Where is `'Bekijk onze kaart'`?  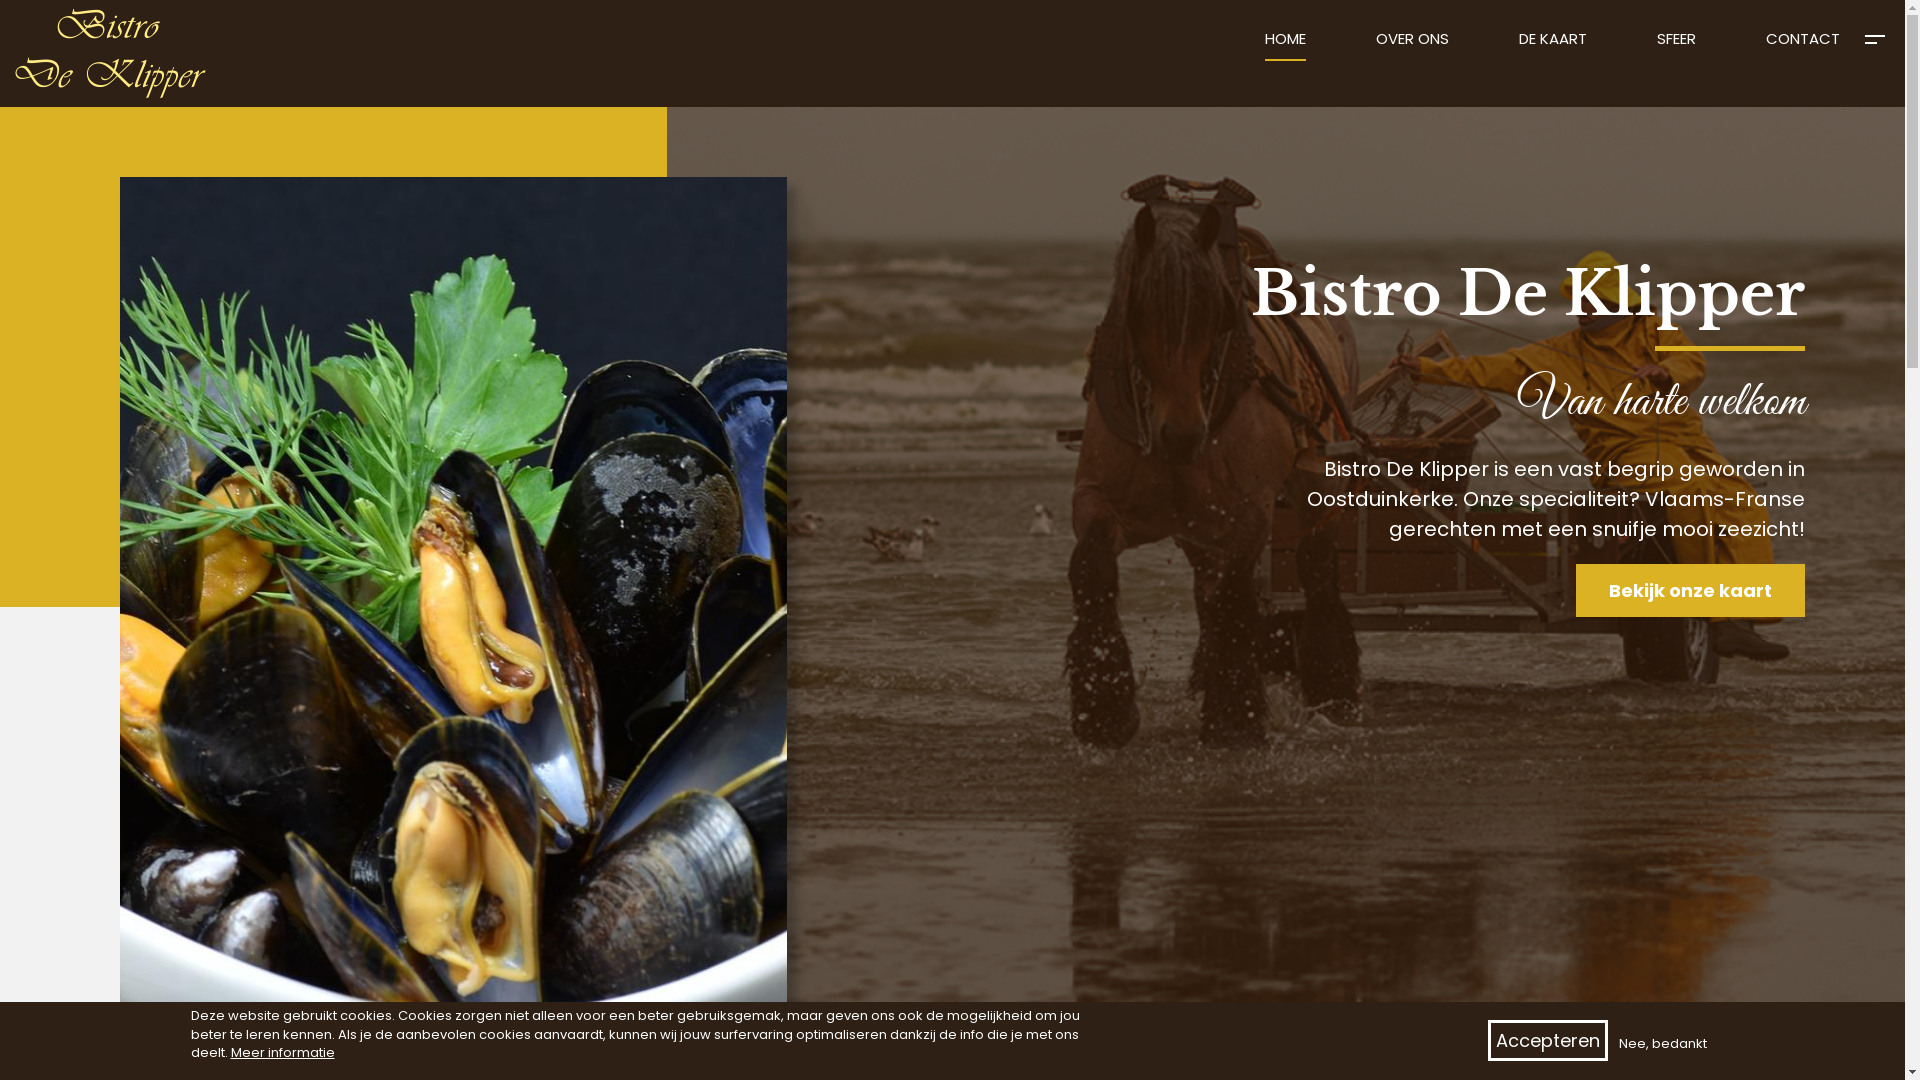 'Bekijk onze kaart' is located at coordinates (1689, 589).